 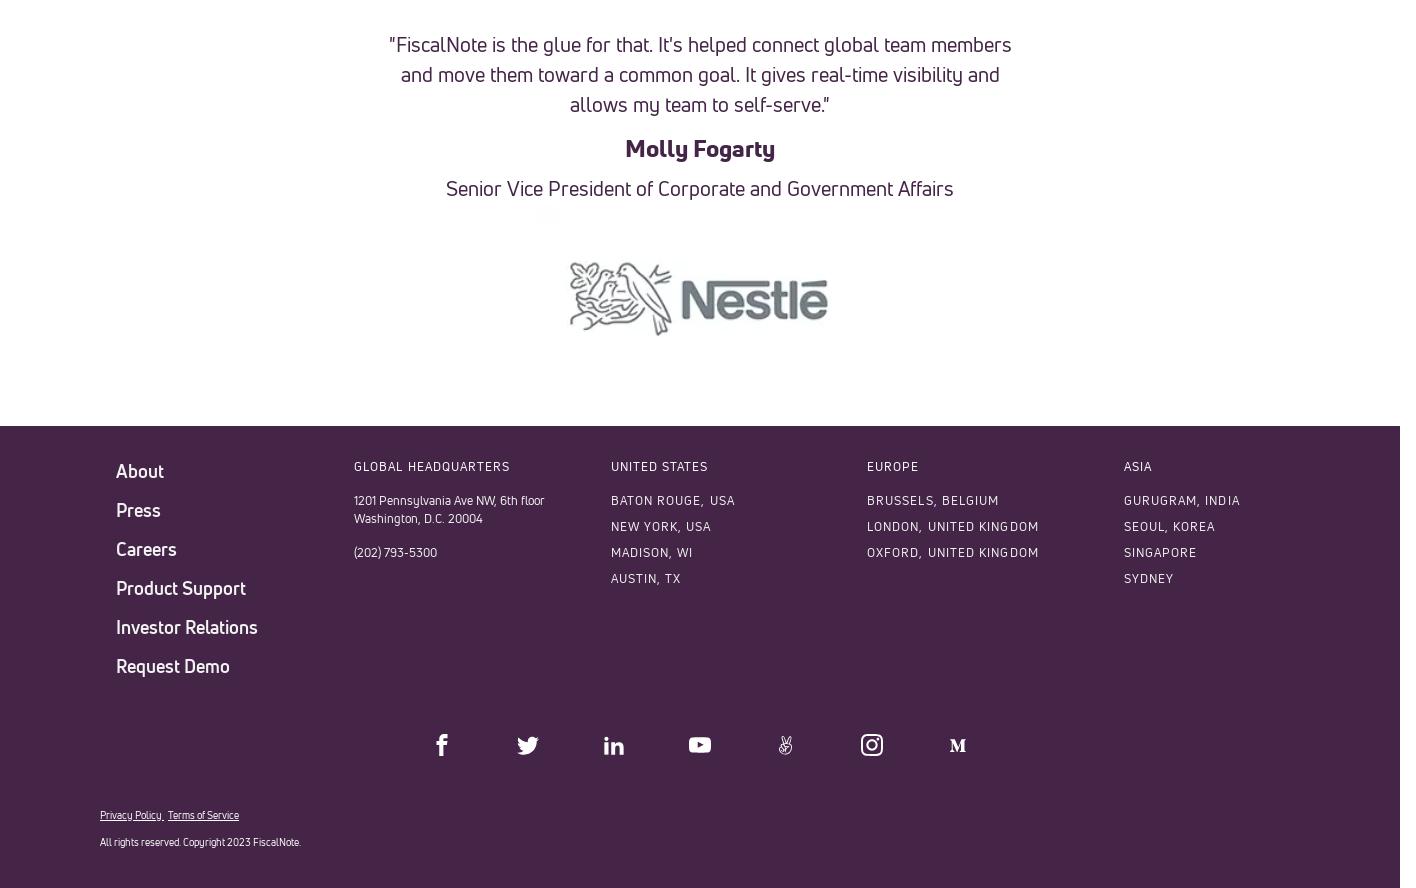 What do you see at coordinates (114, 547) in the screenshot?
I see `'Careers'` at bounding box center [114, 547].